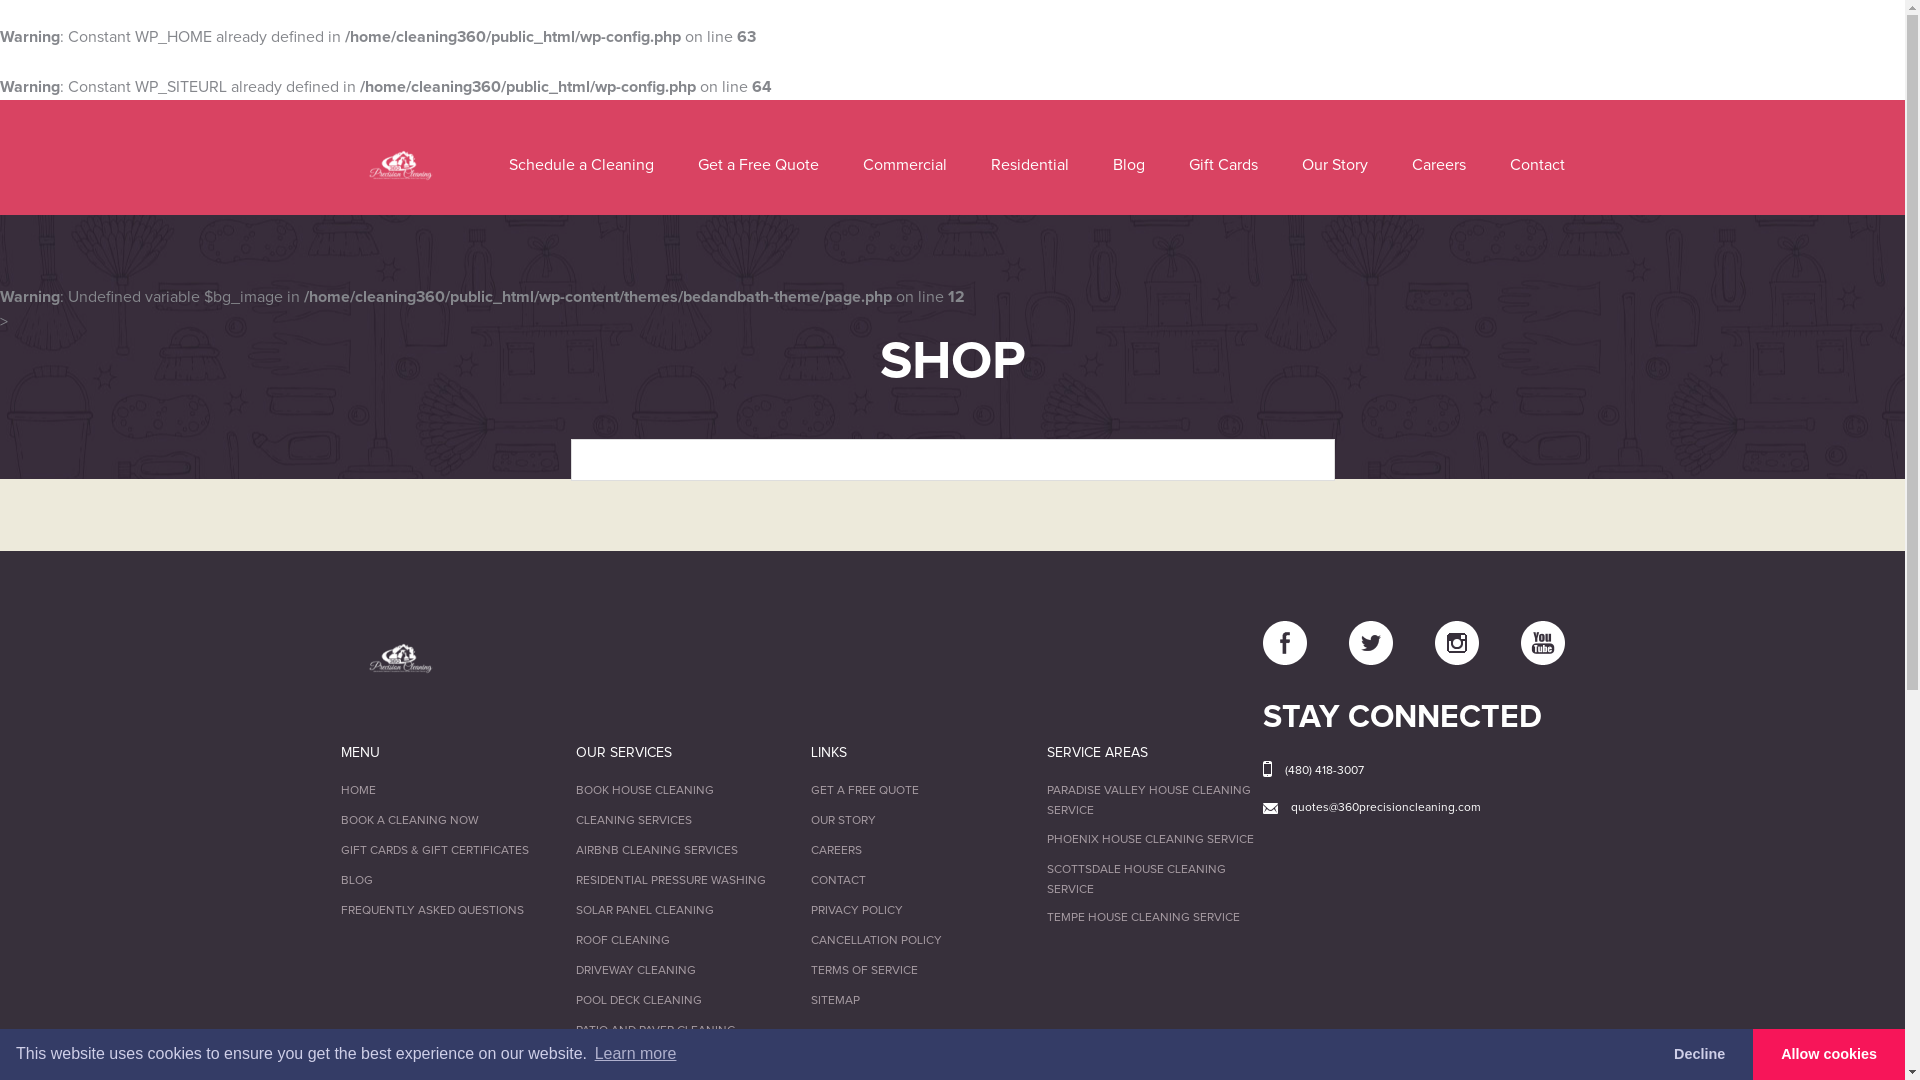  Describe the element at coordinates (355, 879) in the screenshot. I see `'BLOG'` at that location.